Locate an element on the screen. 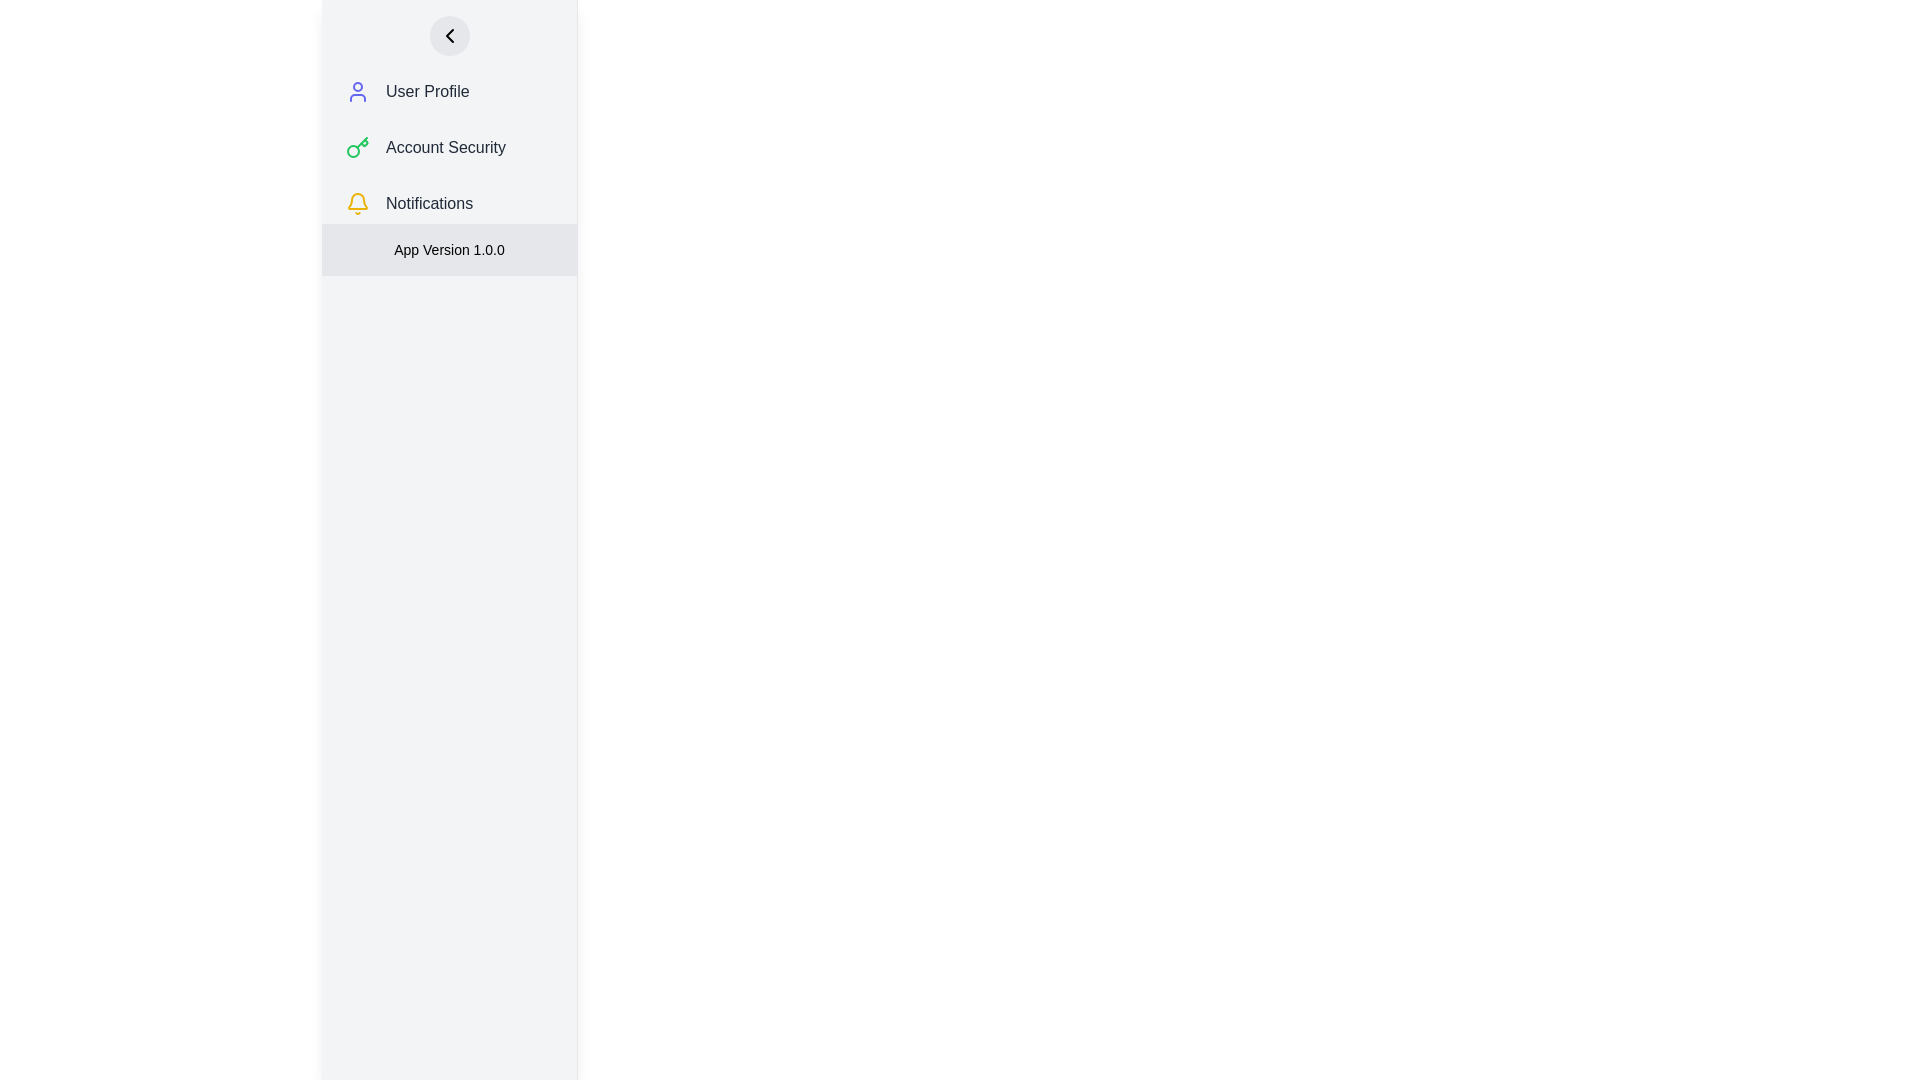  the 'User Profile' text label in the vertical navigation menu, which is displayed in dark gray and slightly bold font, immediately below the user profile icon is located at coordinates (426, 92).